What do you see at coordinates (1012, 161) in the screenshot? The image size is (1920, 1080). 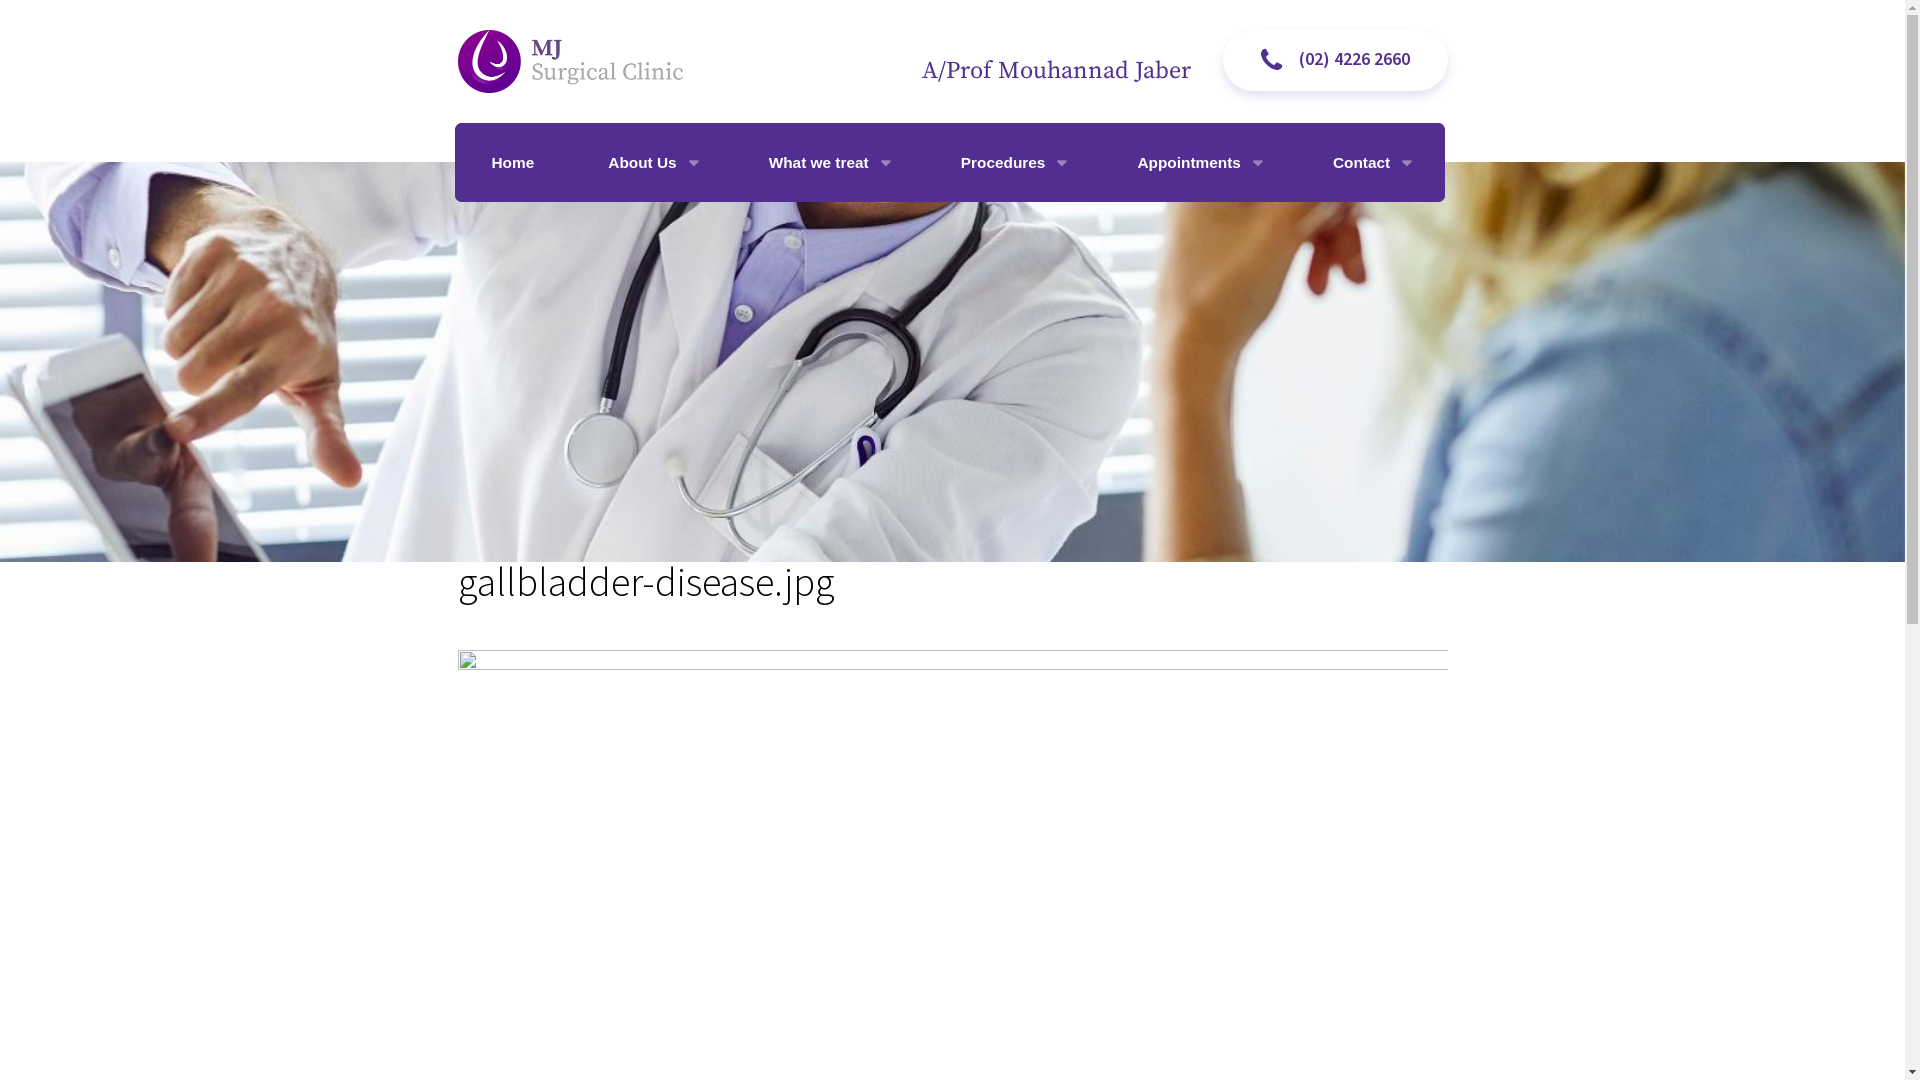 I see `'Procedures'` at bounding box center [1012, 161].